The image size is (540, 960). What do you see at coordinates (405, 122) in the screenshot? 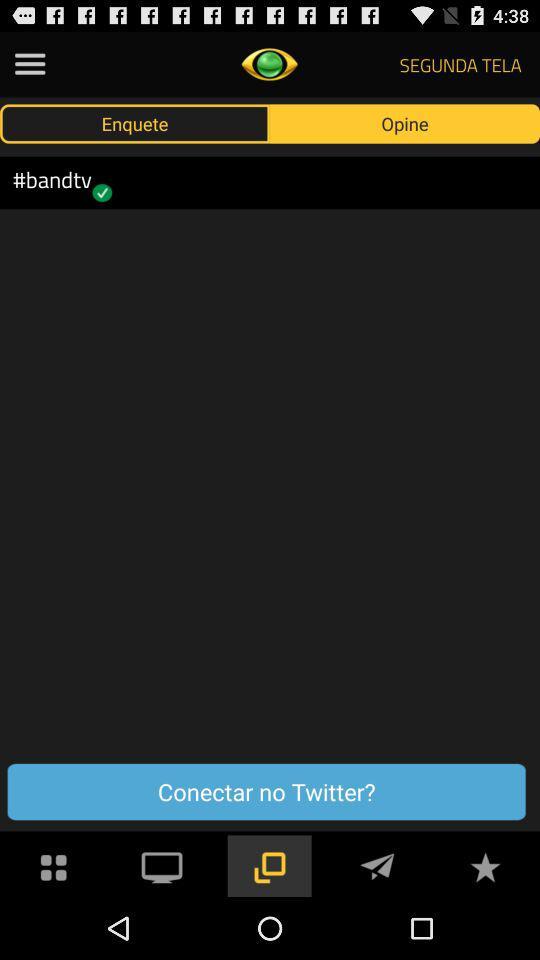
I see `the button above conectar no twitter? button` at bounding box center [405, 122].